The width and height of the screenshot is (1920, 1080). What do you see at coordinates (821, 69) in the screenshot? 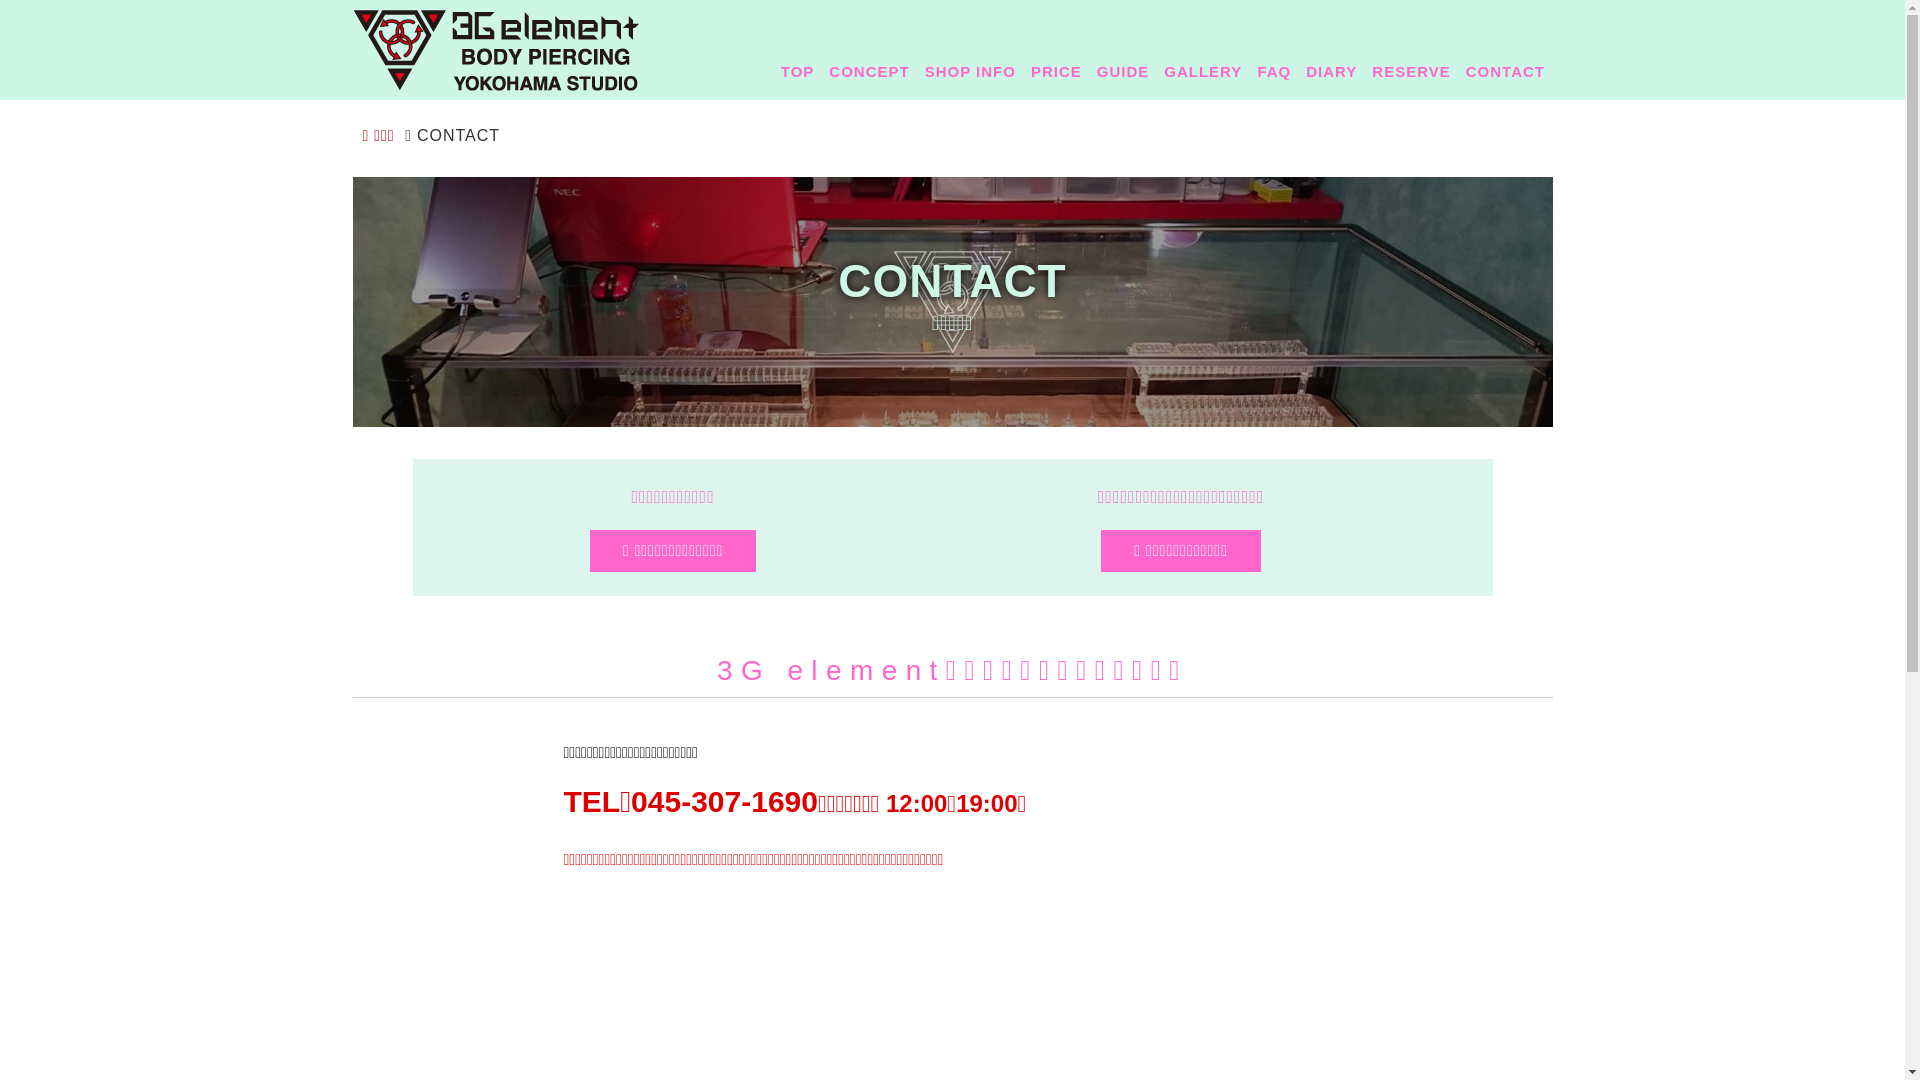
I see `'CONCEPT'` at bounding box center [821, 69].